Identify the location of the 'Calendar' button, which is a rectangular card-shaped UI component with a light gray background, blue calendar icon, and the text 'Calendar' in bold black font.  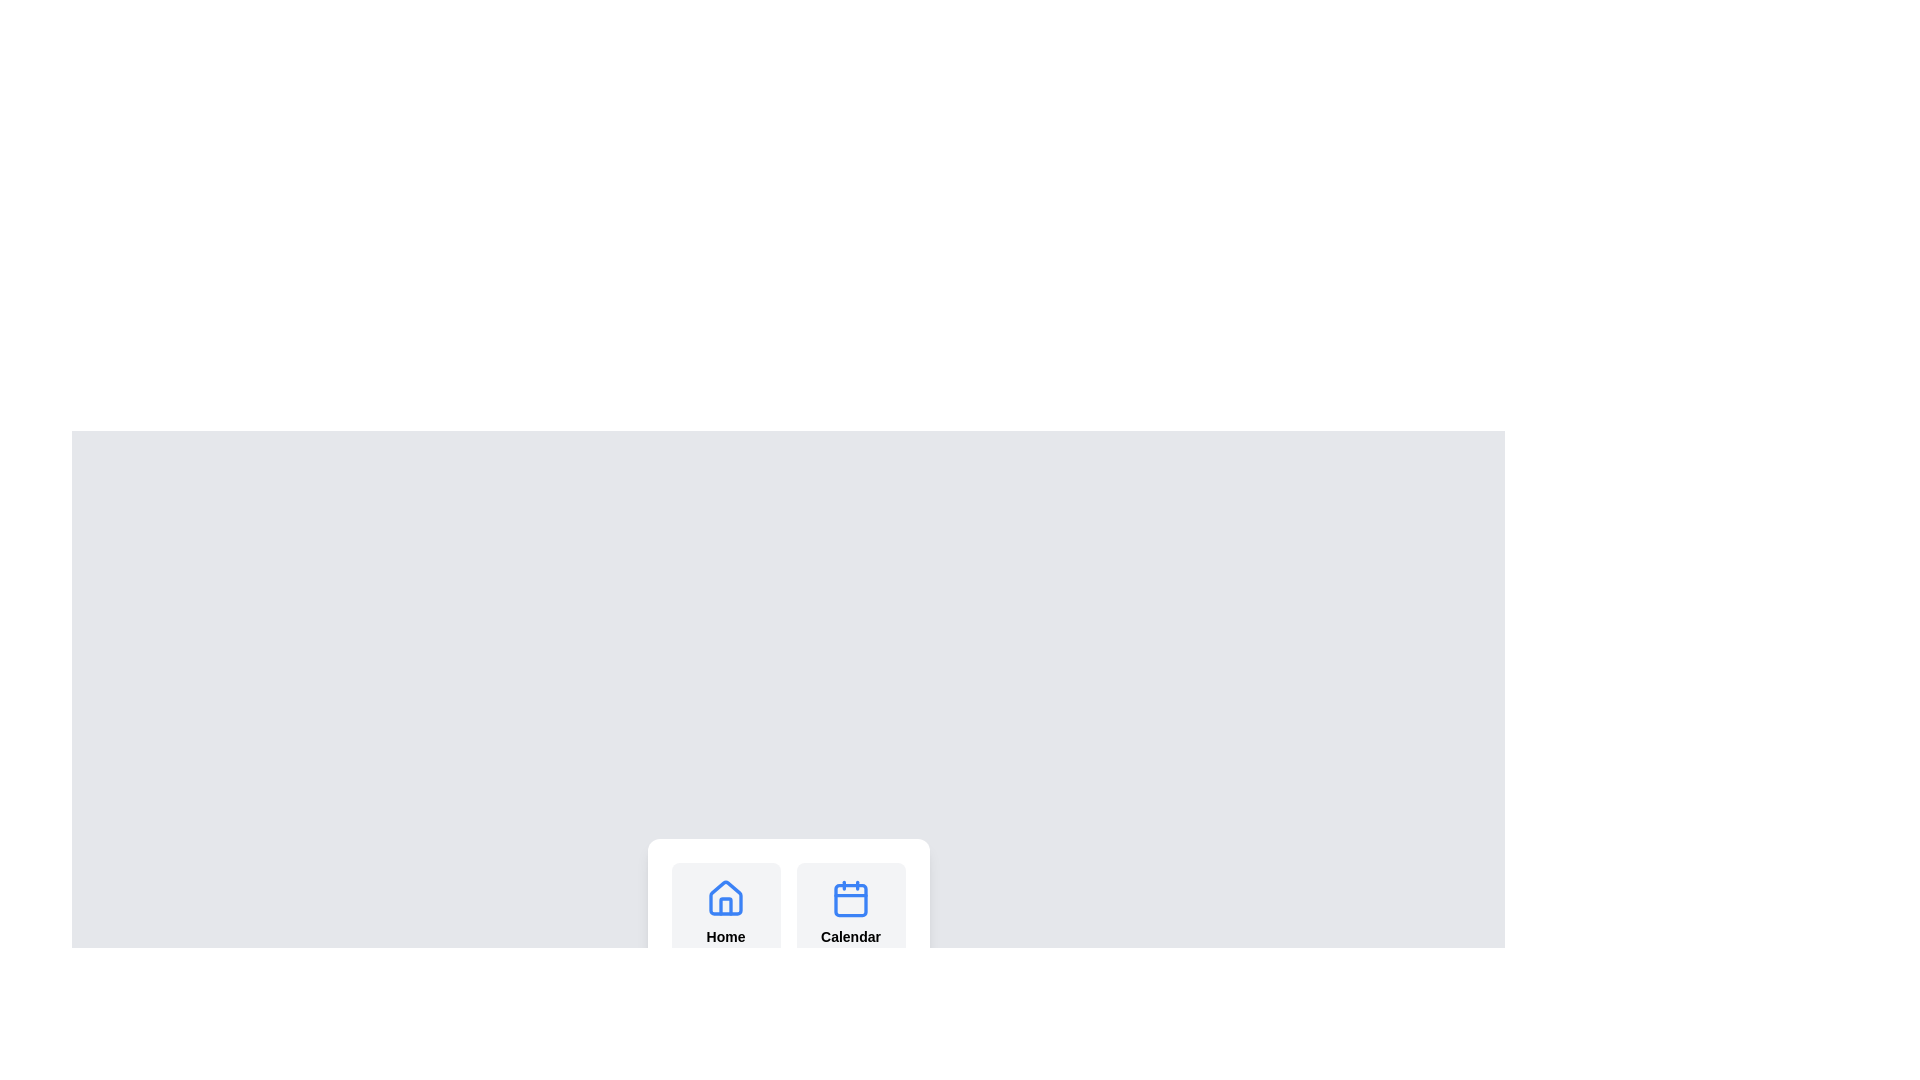
(850, 913).